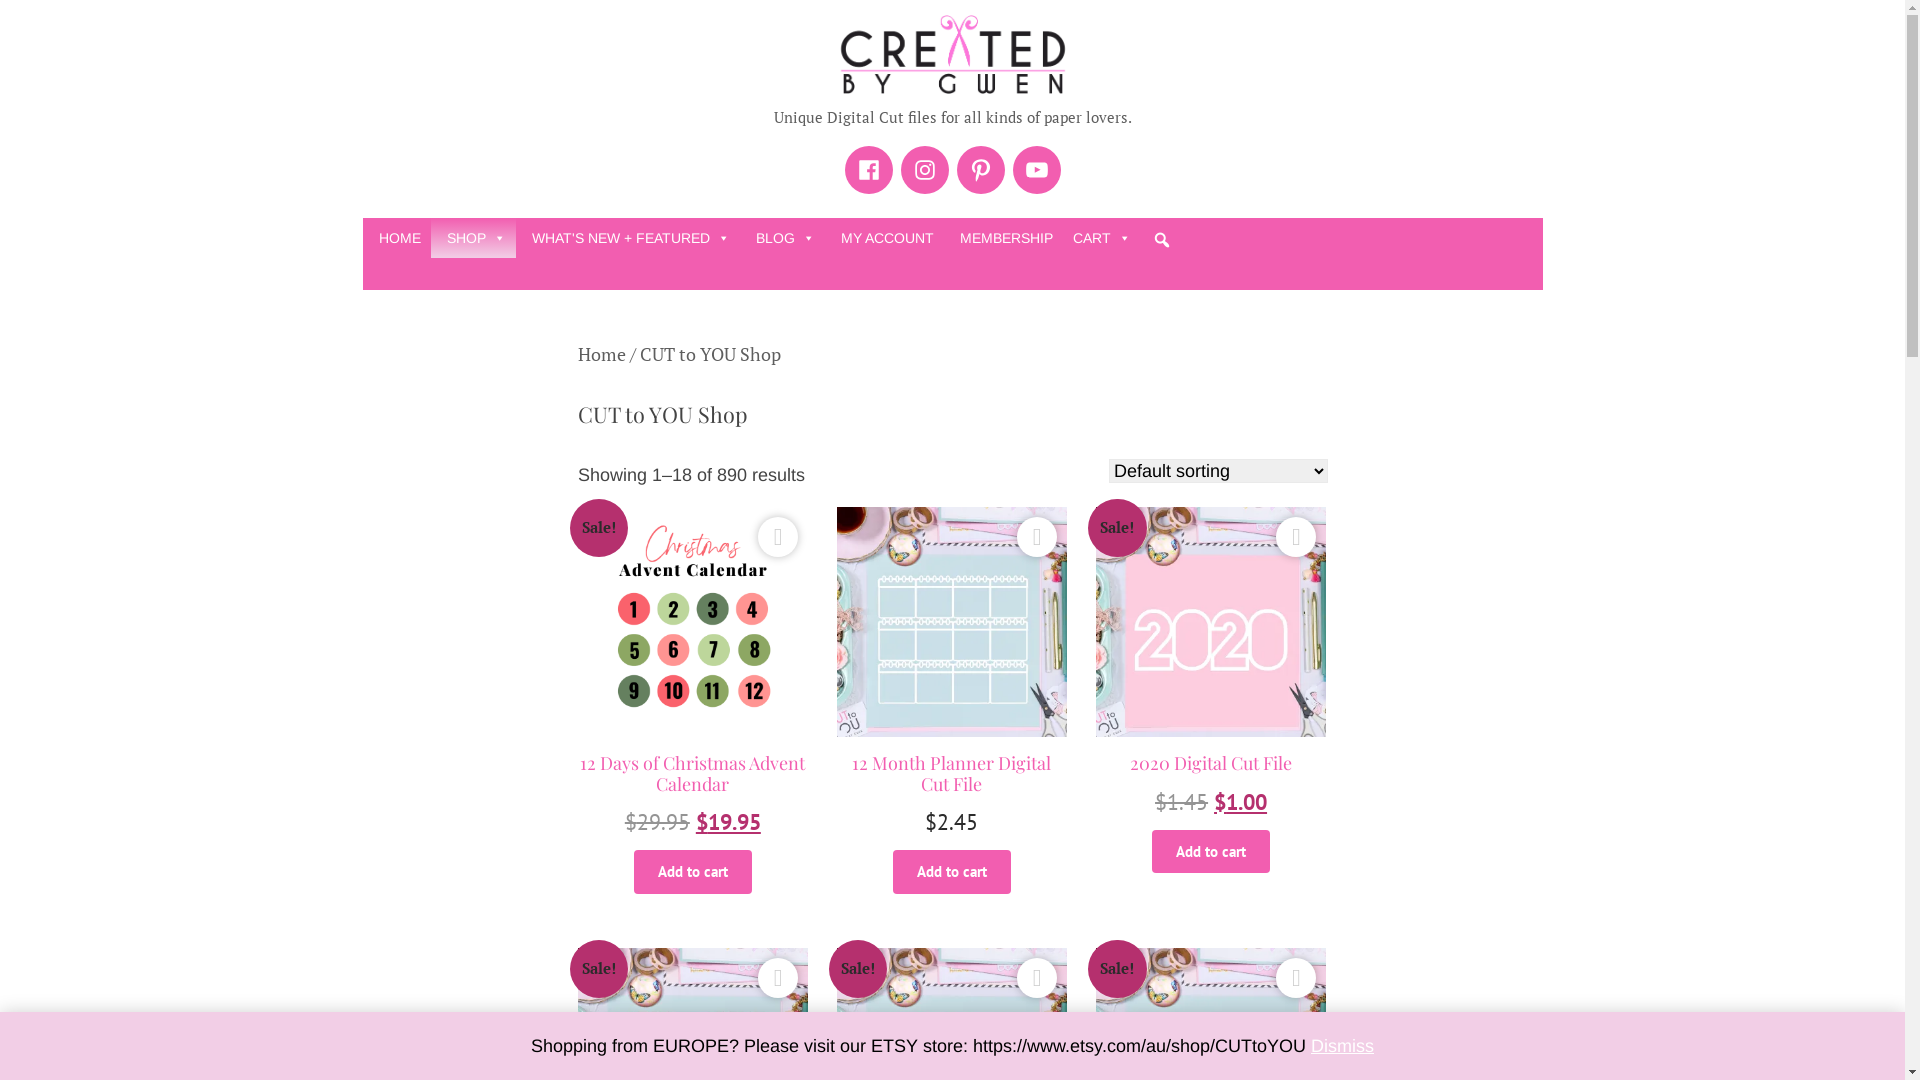 The height and width of the screenshot is (1080, 1920). Describe the element at coordinates (471, 237) in the screenshot. I see `'SHOP'` at that location.